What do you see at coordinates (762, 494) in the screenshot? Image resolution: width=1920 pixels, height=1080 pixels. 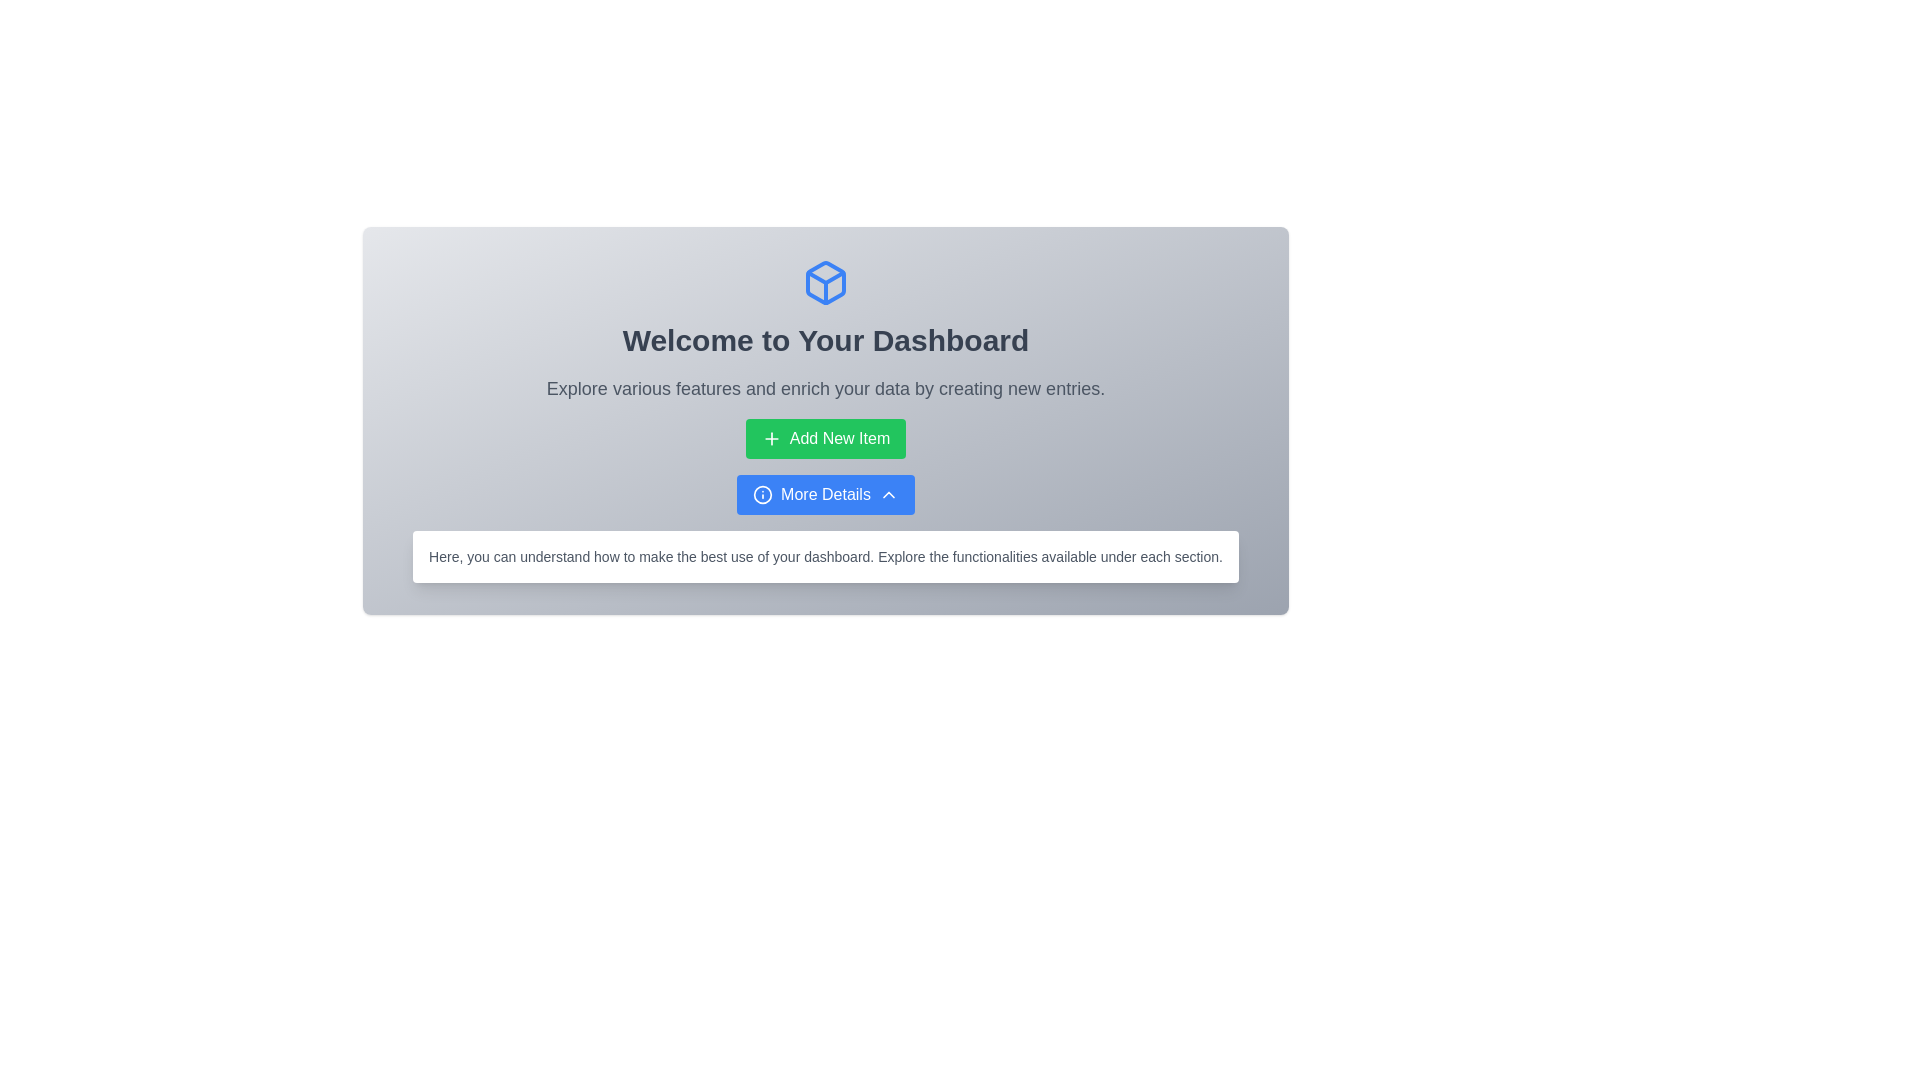 I see `the central SVG Circle graphic that visually represents part of the information symbol, located above the 'More Details' button` at bounding box center [762, 494].